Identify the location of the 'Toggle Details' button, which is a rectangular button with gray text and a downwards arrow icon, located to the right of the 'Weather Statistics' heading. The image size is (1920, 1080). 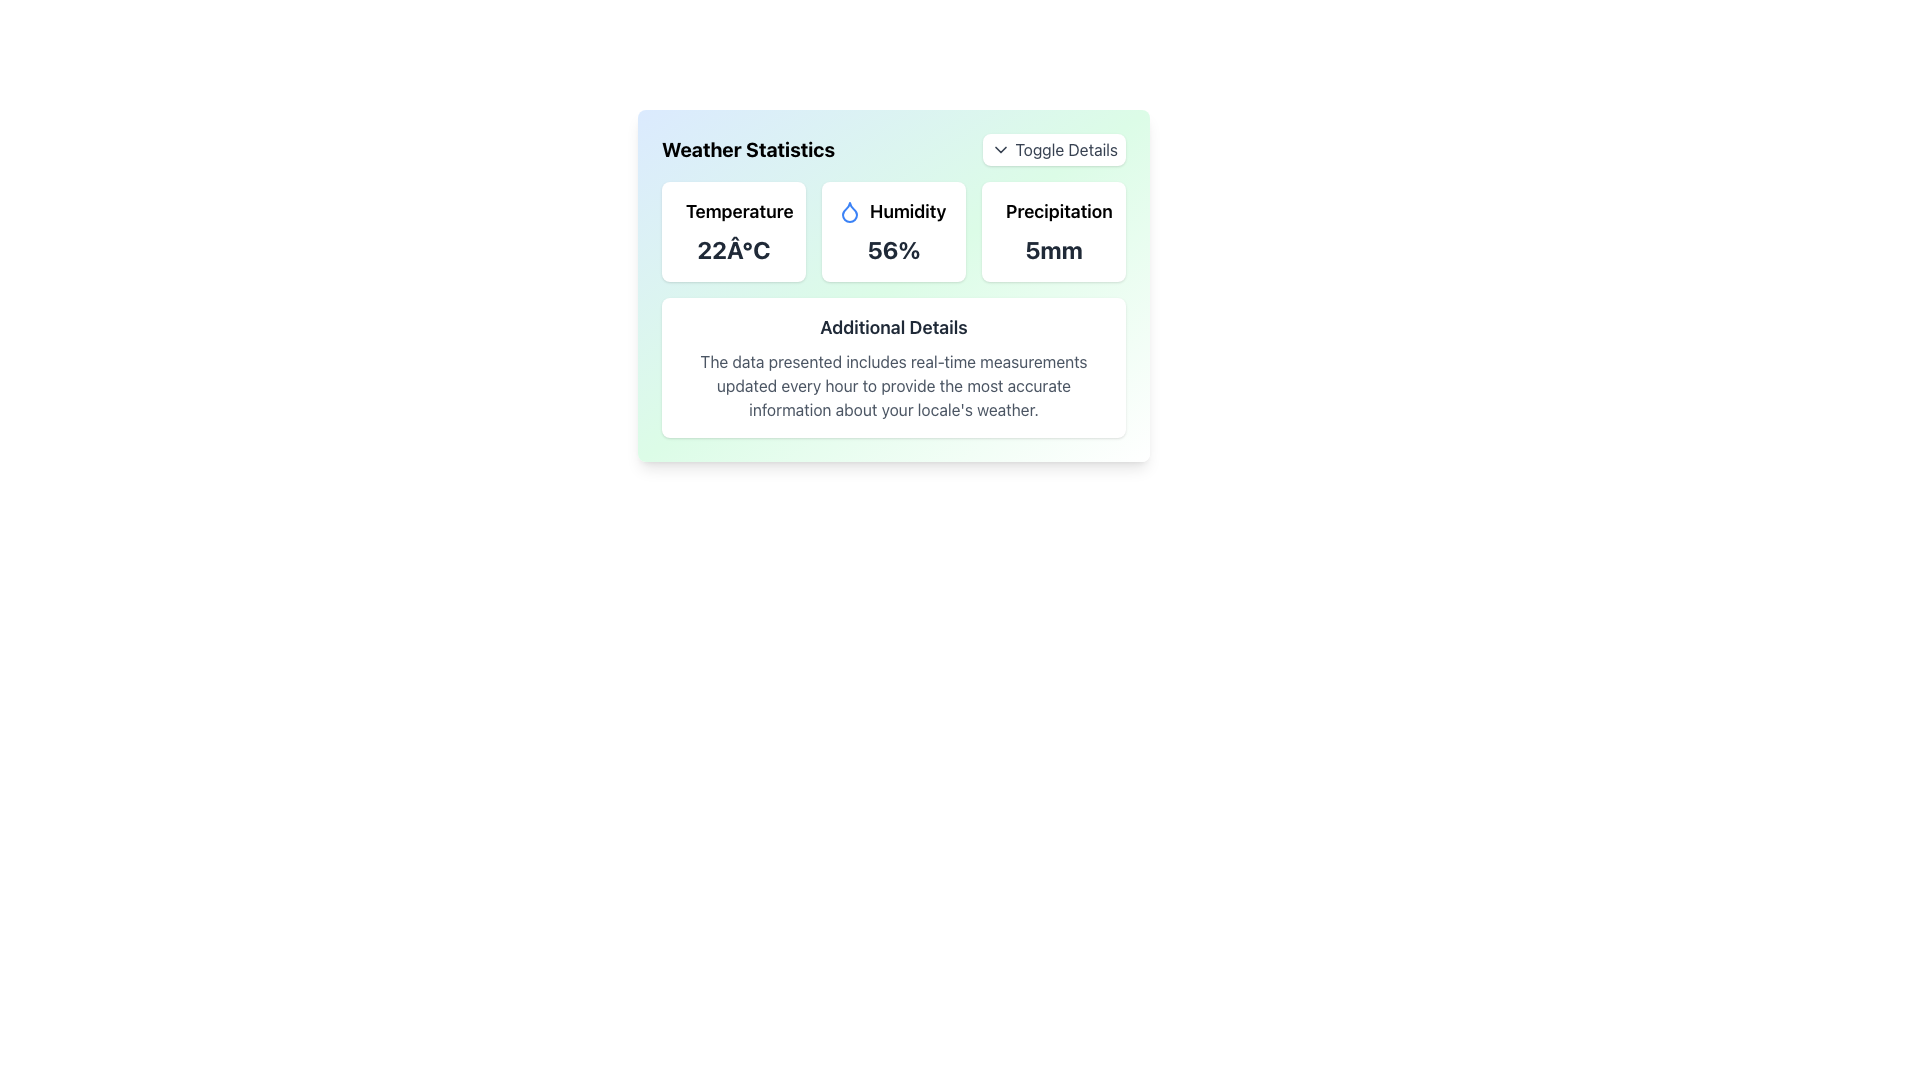
(1053, 149).